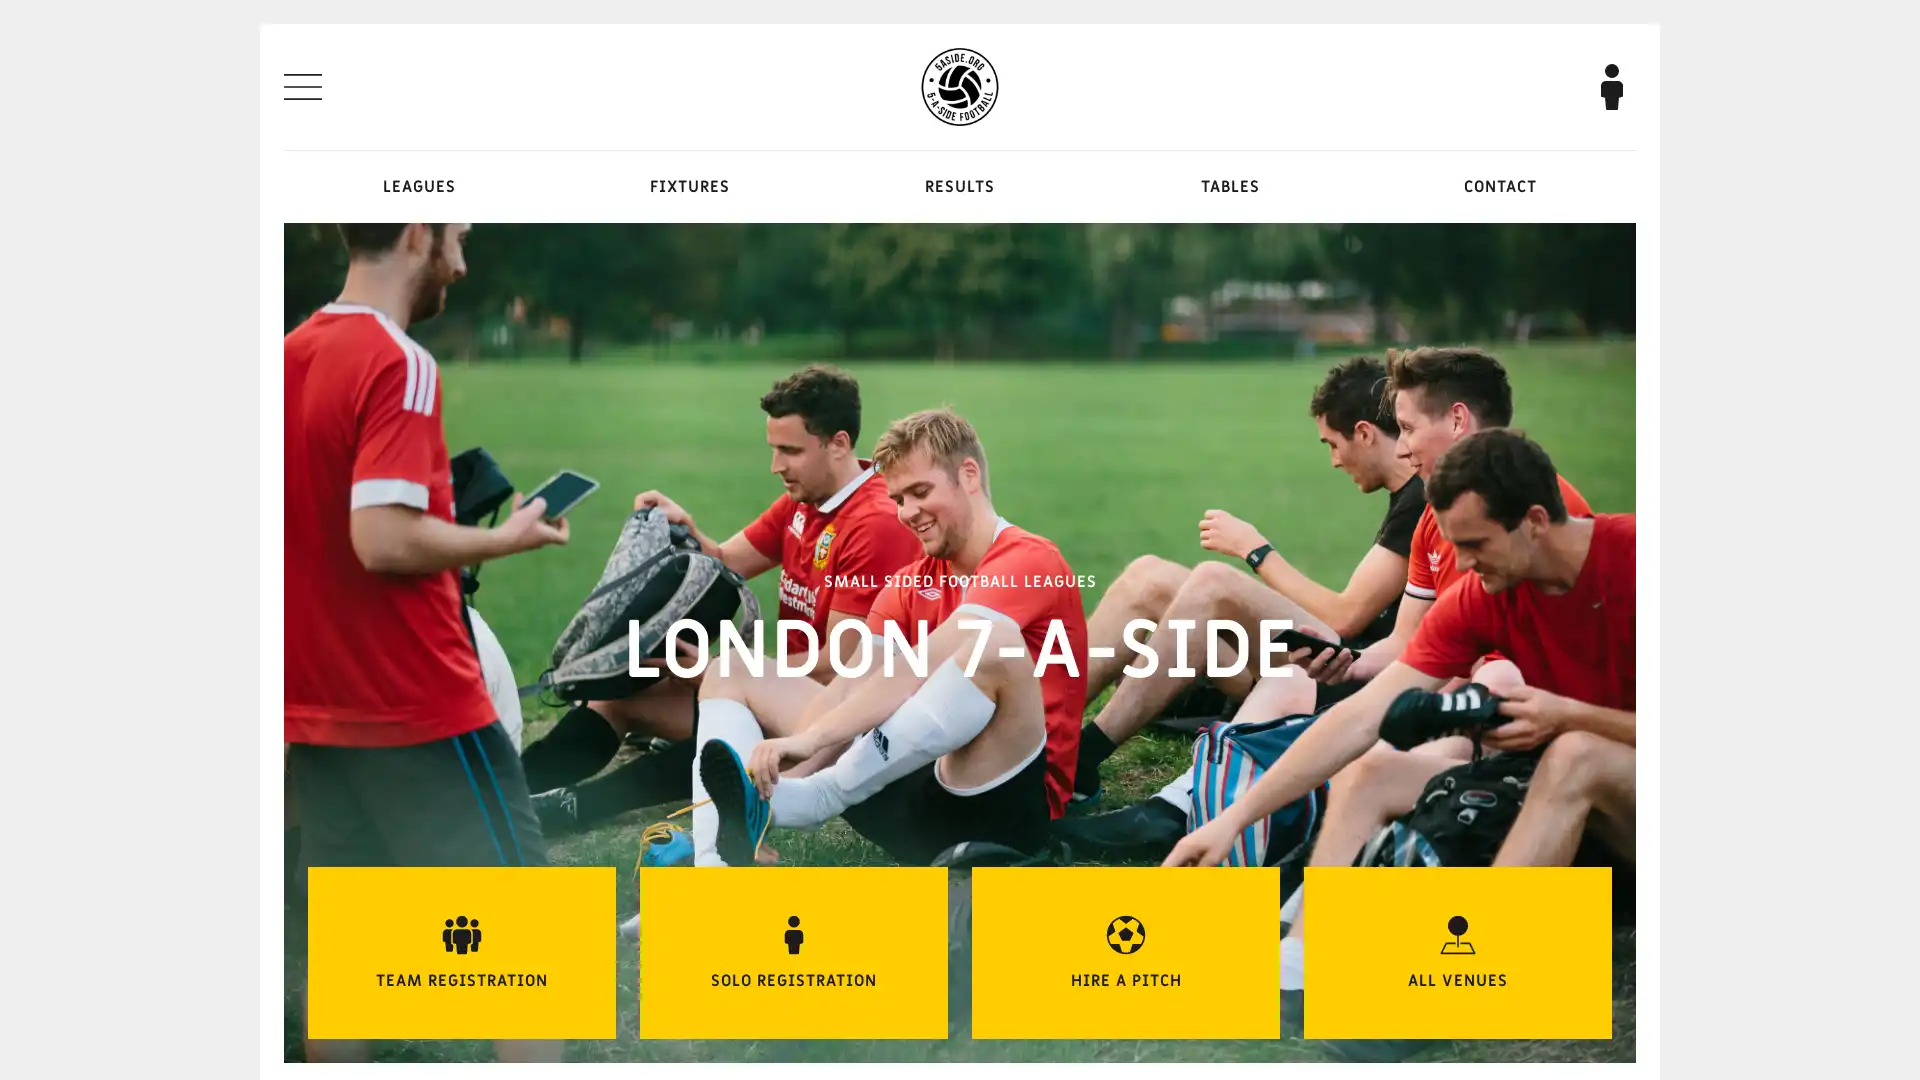  What do you see at coordinates (1651, 643) in the screenshot?
I see `Next` at bounding box center [1651, 643].